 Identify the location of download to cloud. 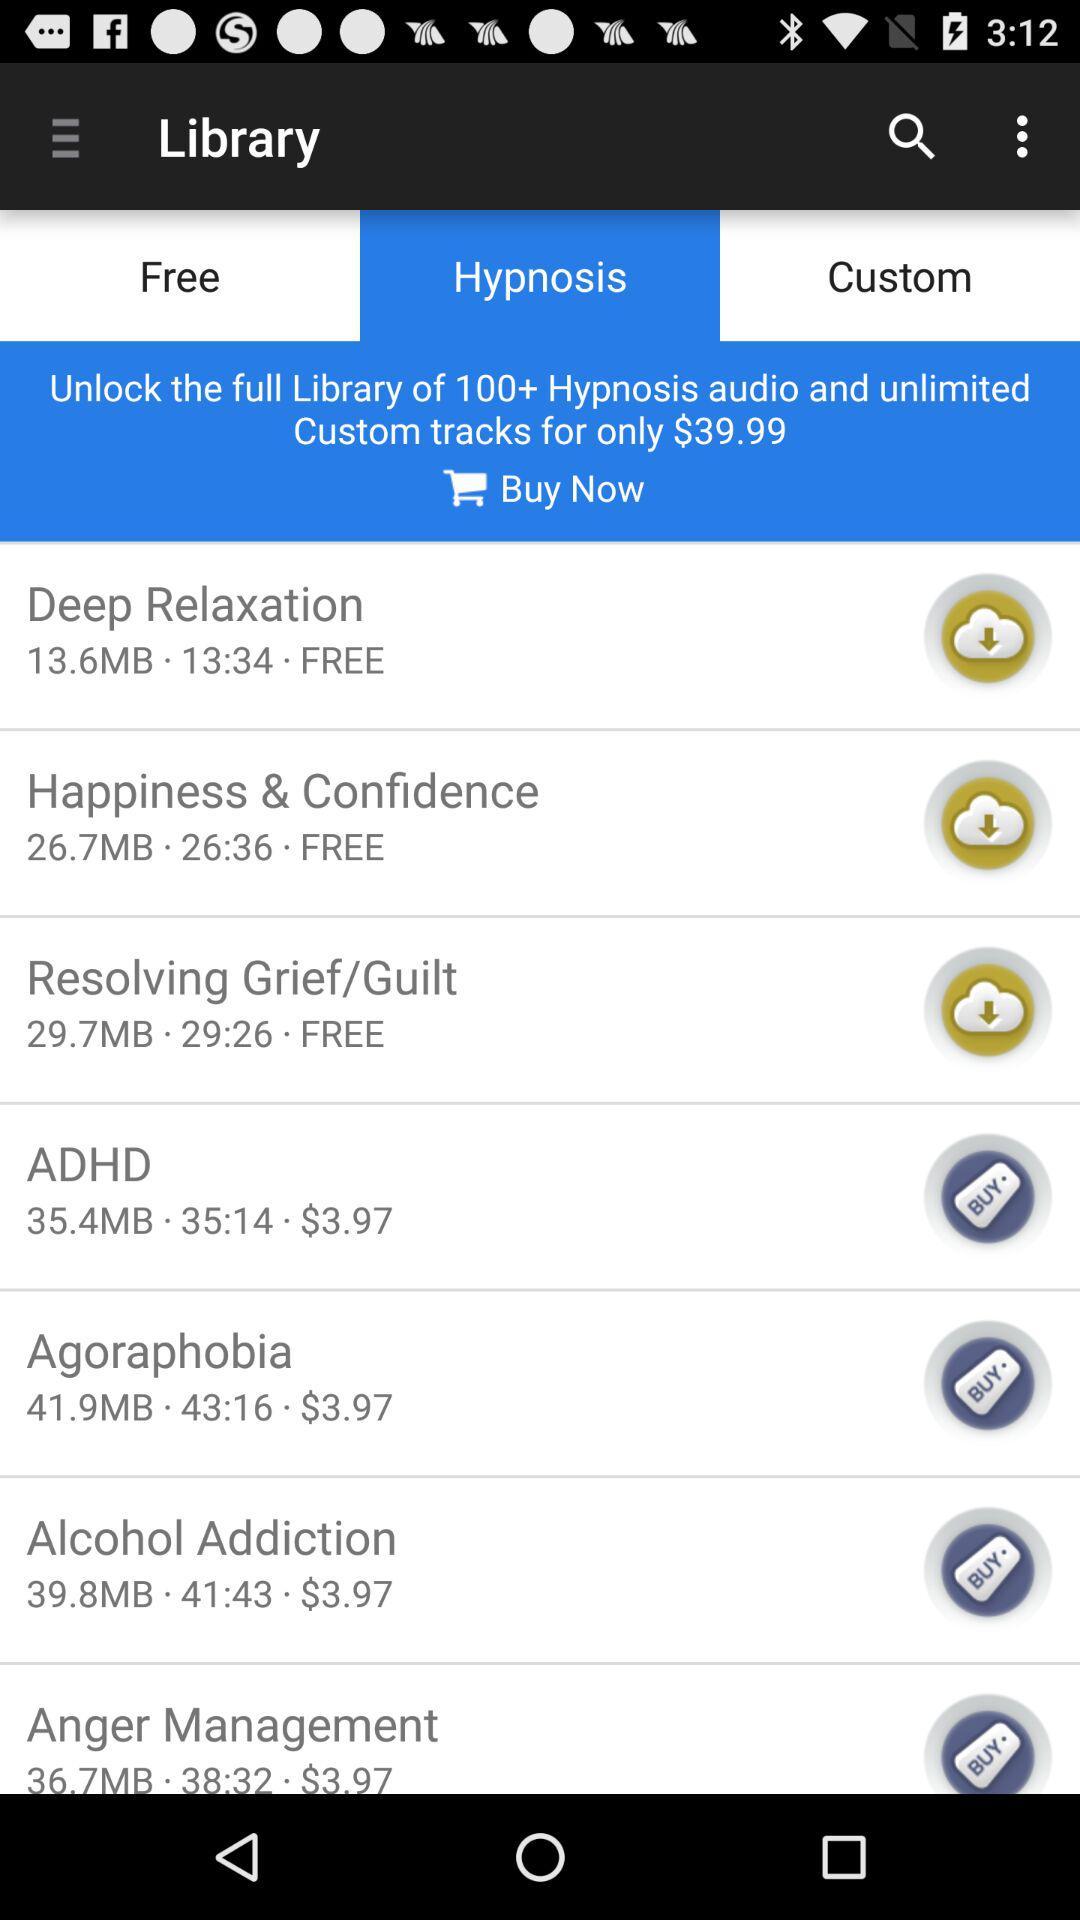
(987, 1009).